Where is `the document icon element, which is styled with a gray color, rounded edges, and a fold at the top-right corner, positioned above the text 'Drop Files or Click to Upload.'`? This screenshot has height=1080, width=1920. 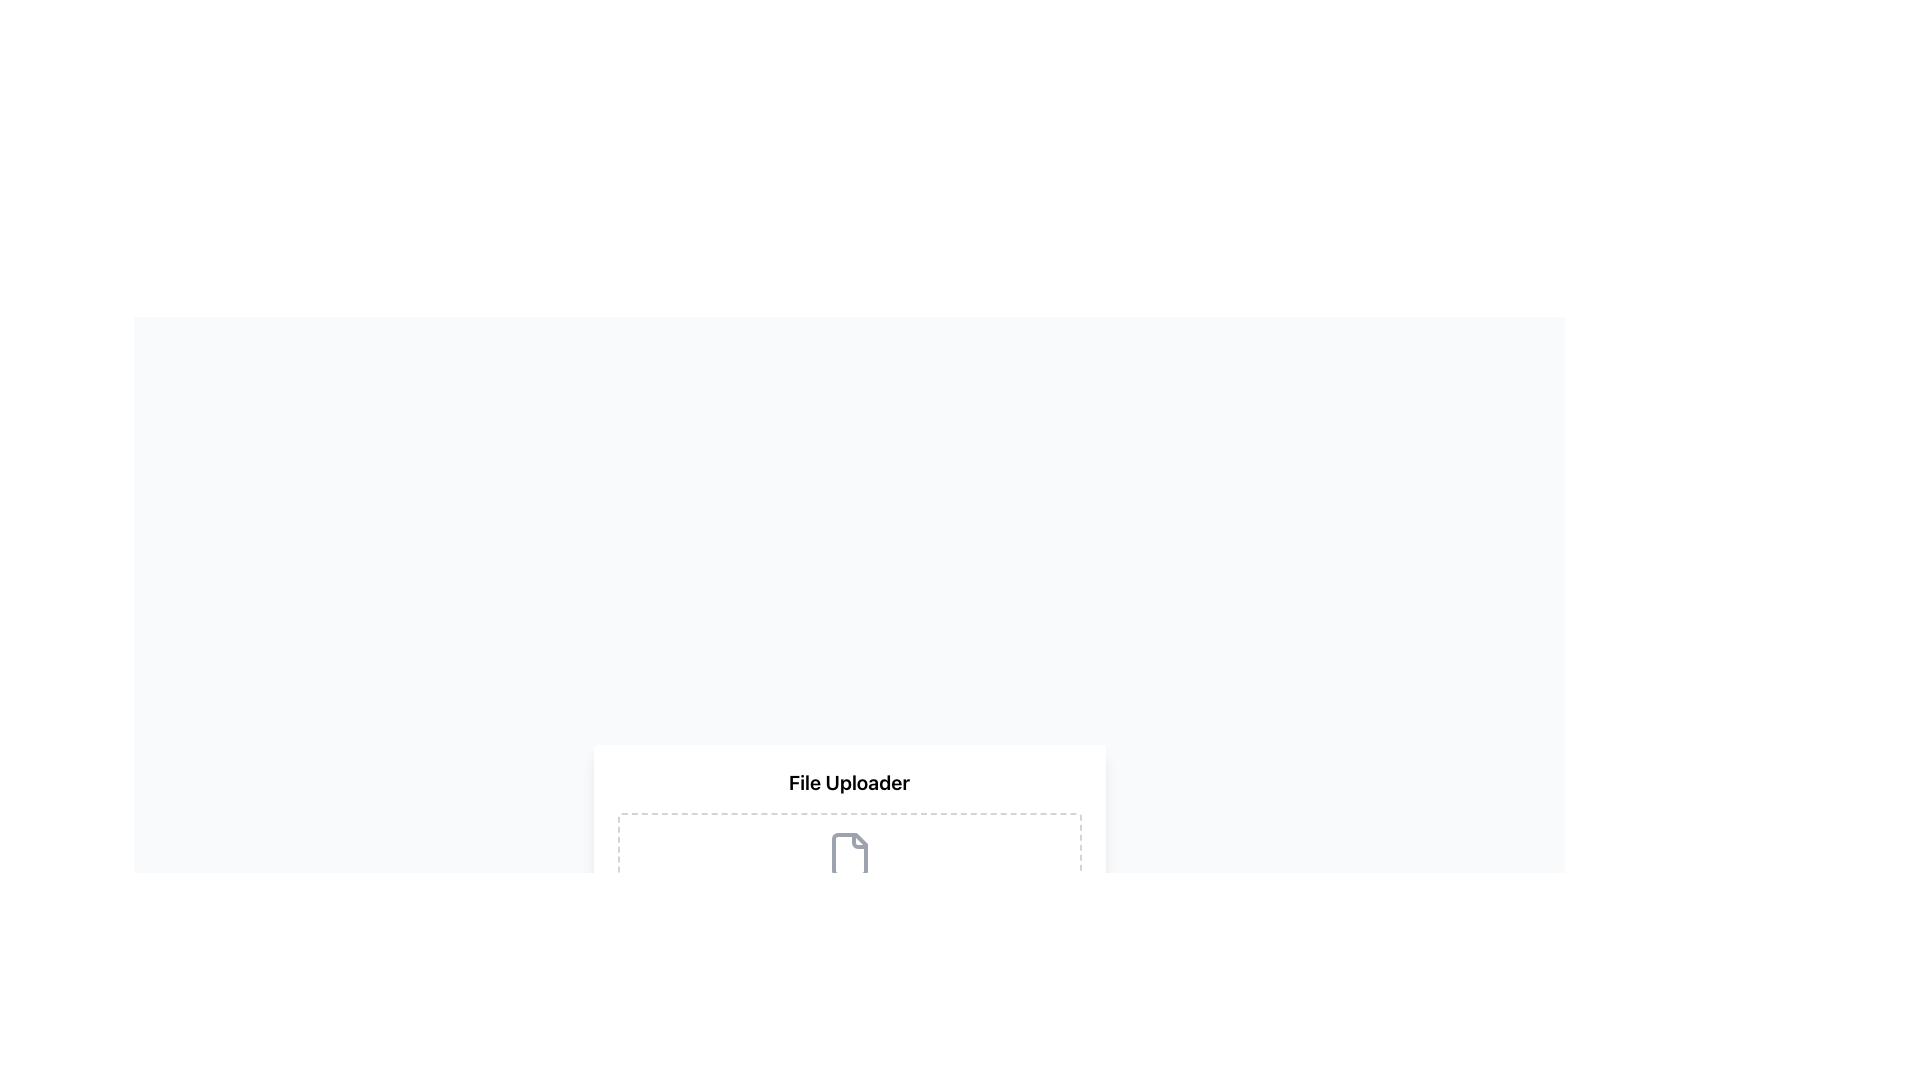
the document icon element, which is styled with a gray color, rounded edges, and a fold at the top-right corner, positioned above the text 'Drop Files or Click to Upload.' is located at coordinates (849, 855).